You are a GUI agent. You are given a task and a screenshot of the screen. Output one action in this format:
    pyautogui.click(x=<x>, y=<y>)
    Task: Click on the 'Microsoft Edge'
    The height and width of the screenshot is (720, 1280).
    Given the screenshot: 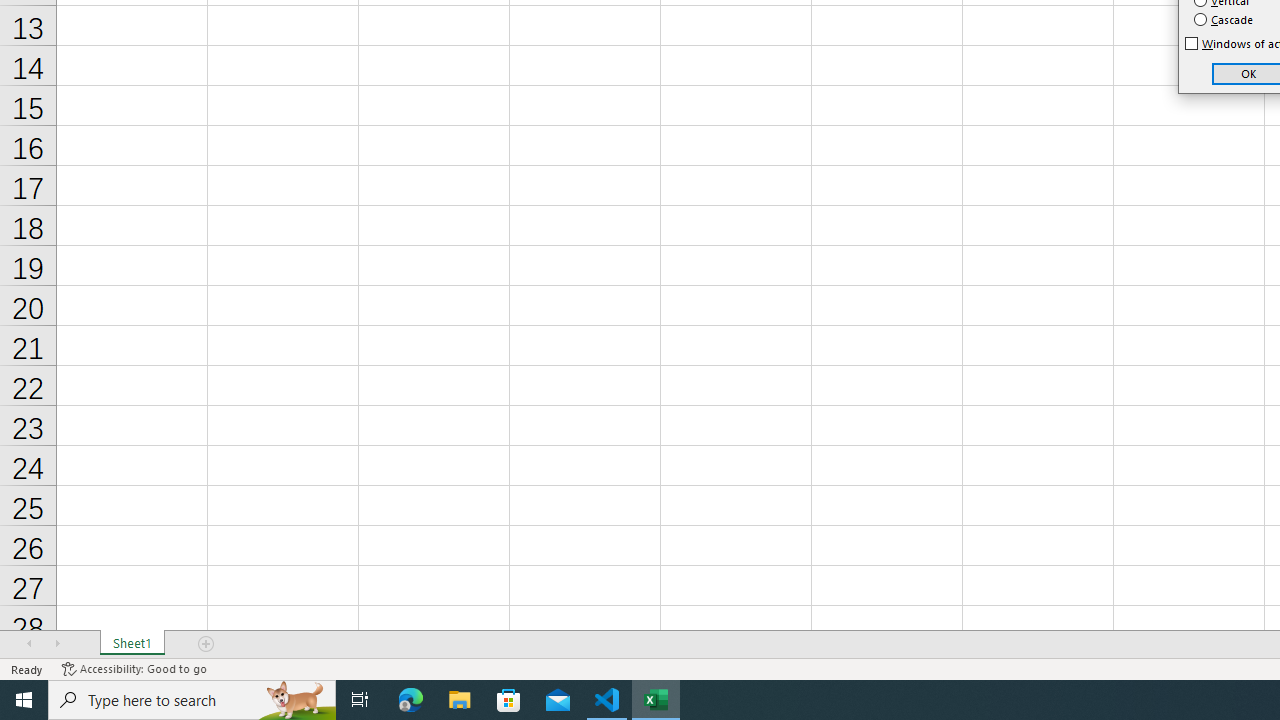 What is the action you would take?
    pyautogui.click(x=410, y=698)
    